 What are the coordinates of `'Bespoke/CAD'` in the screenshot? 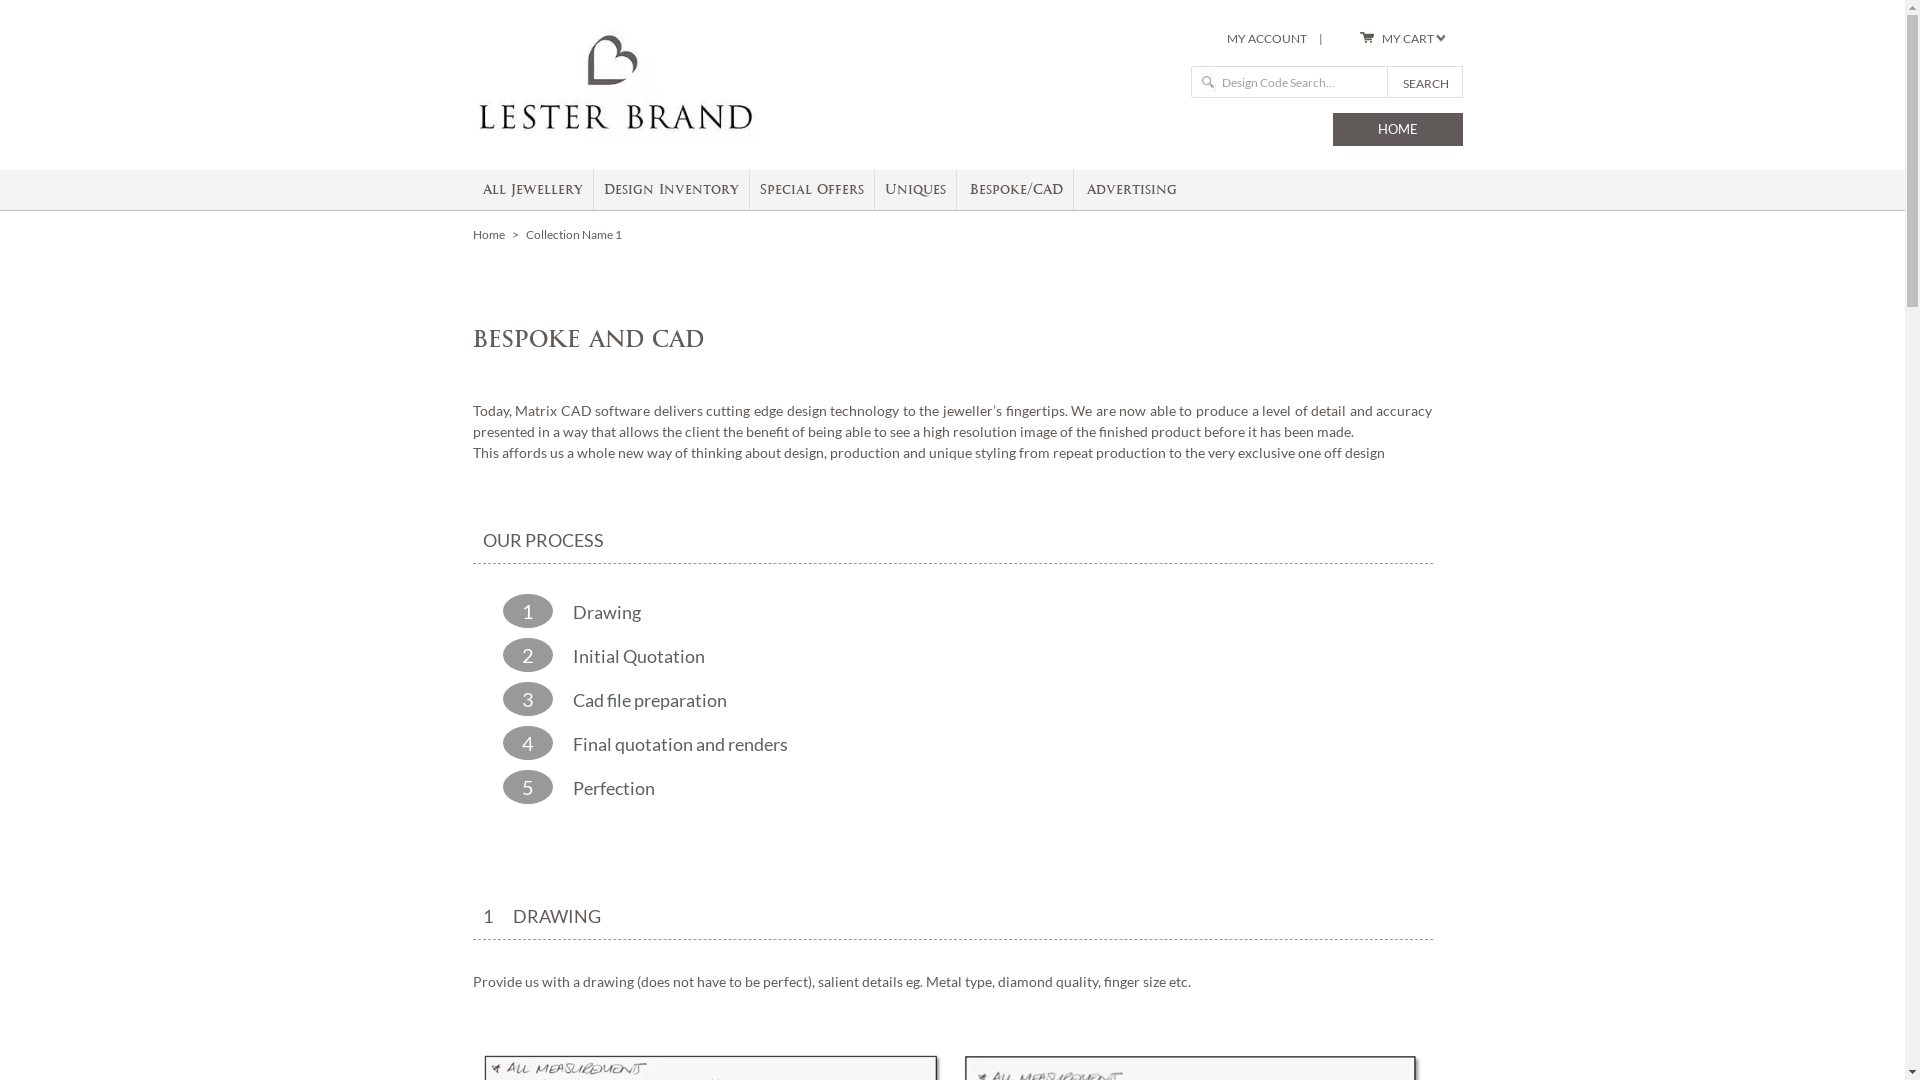 It's located at (1016, 189).